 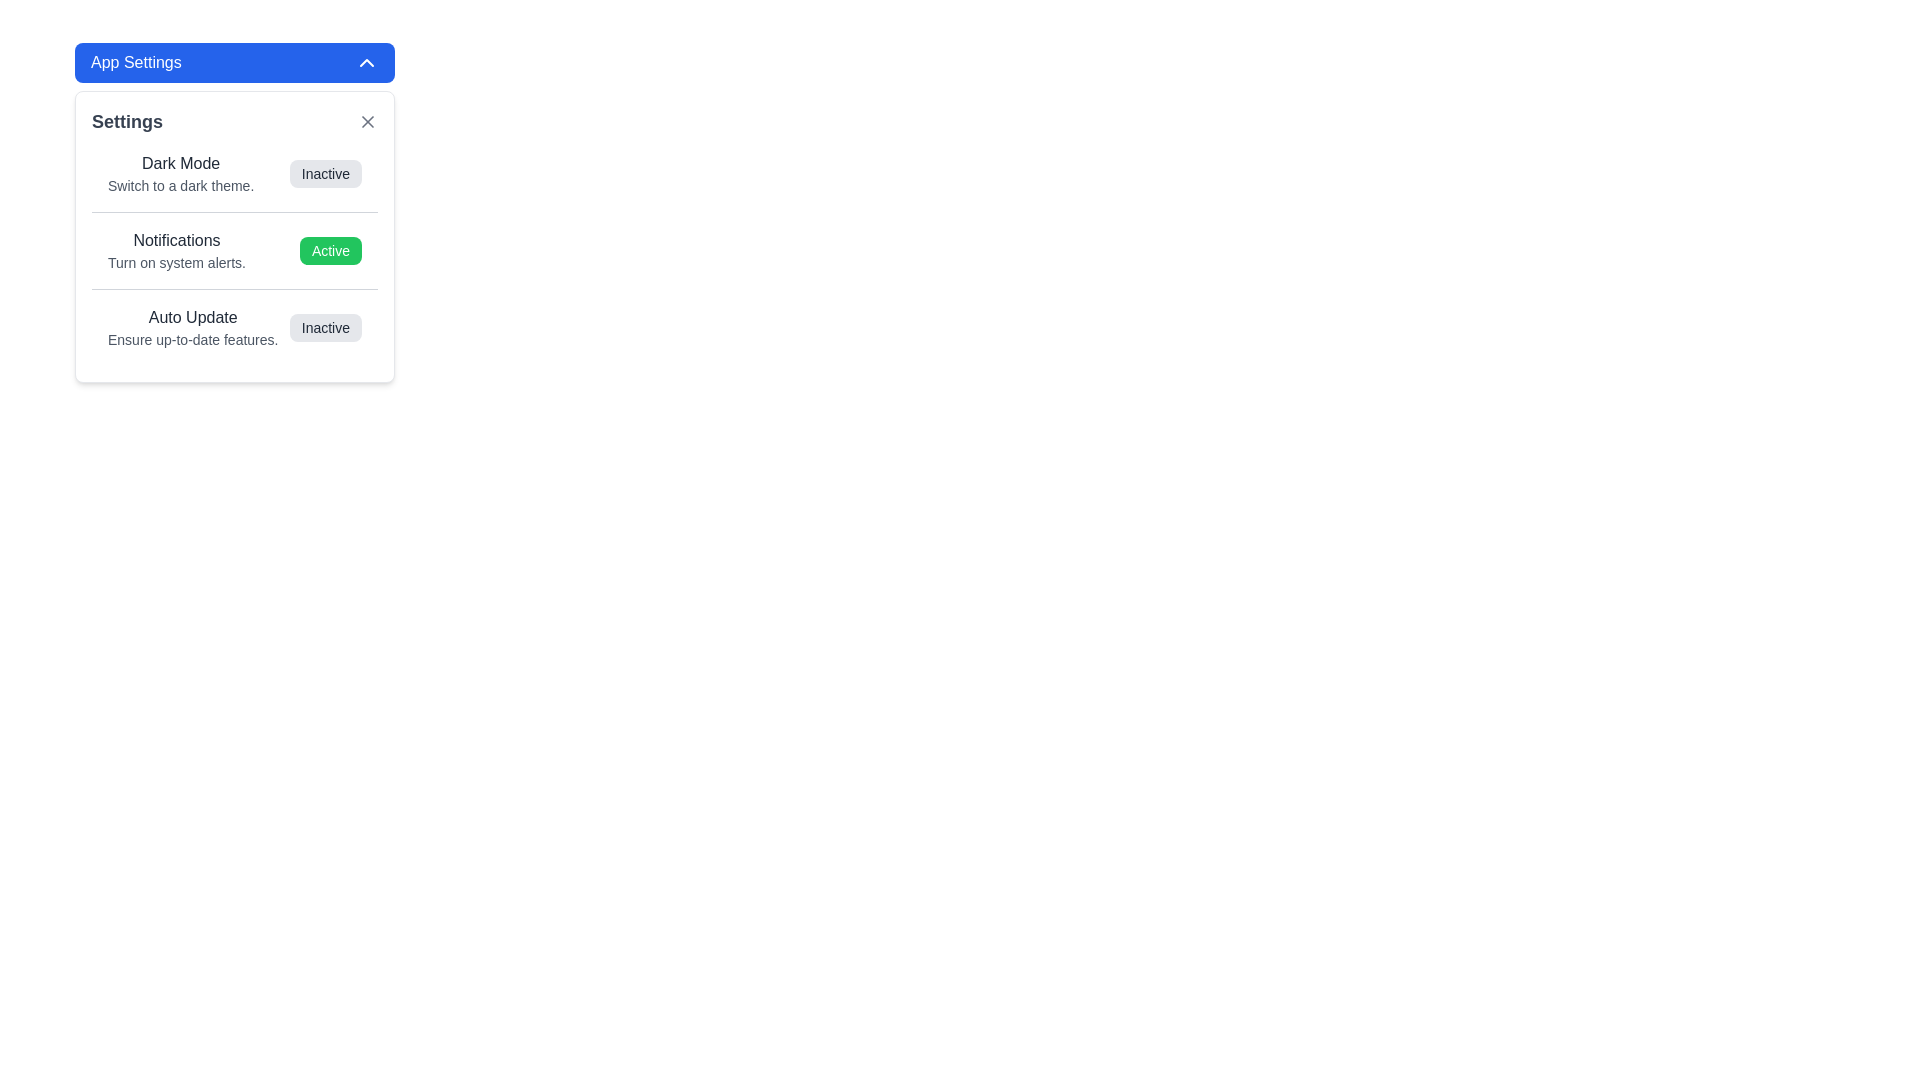 I want to click on the text label describing the 'Turn on system alerts.' settings option located in the second row of the options in the settings panel, so click(x=177, y=239).